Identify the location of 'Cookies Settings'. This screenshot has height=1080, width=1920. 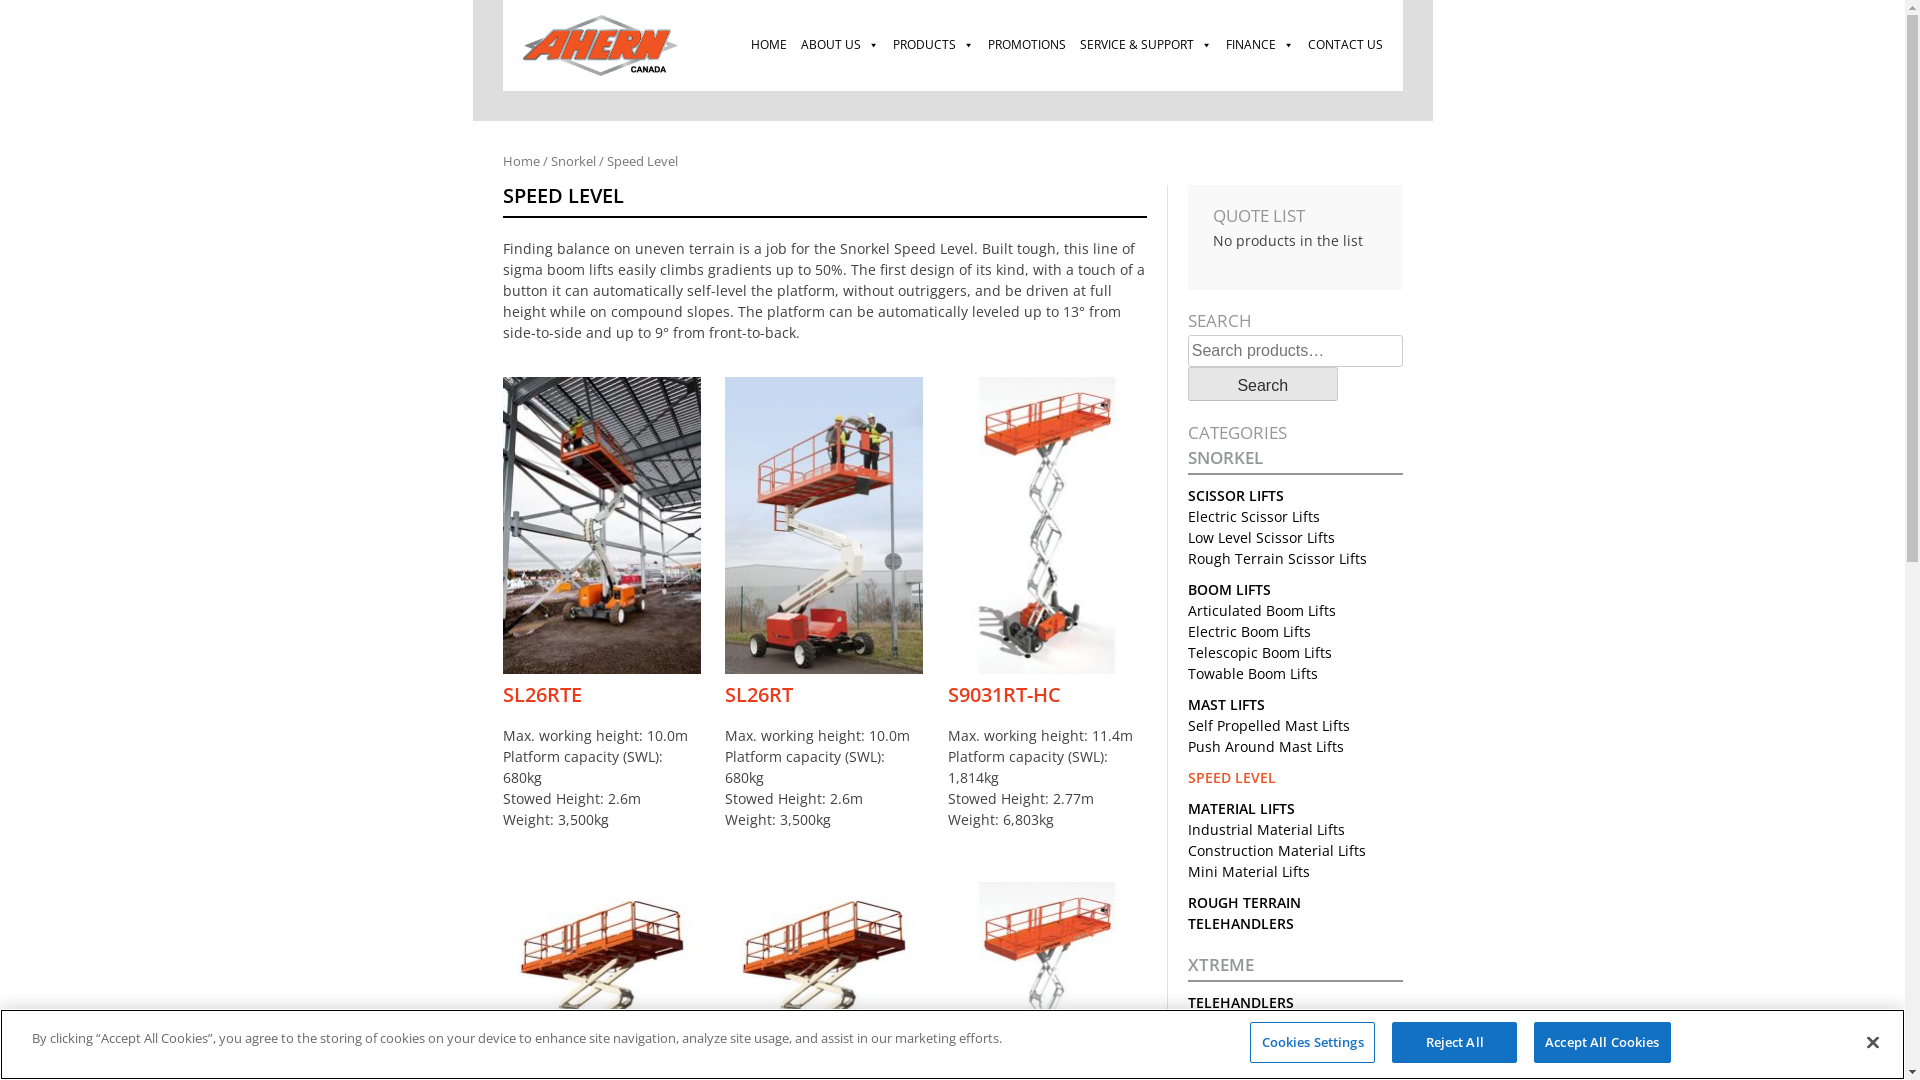
(1312, 1041).